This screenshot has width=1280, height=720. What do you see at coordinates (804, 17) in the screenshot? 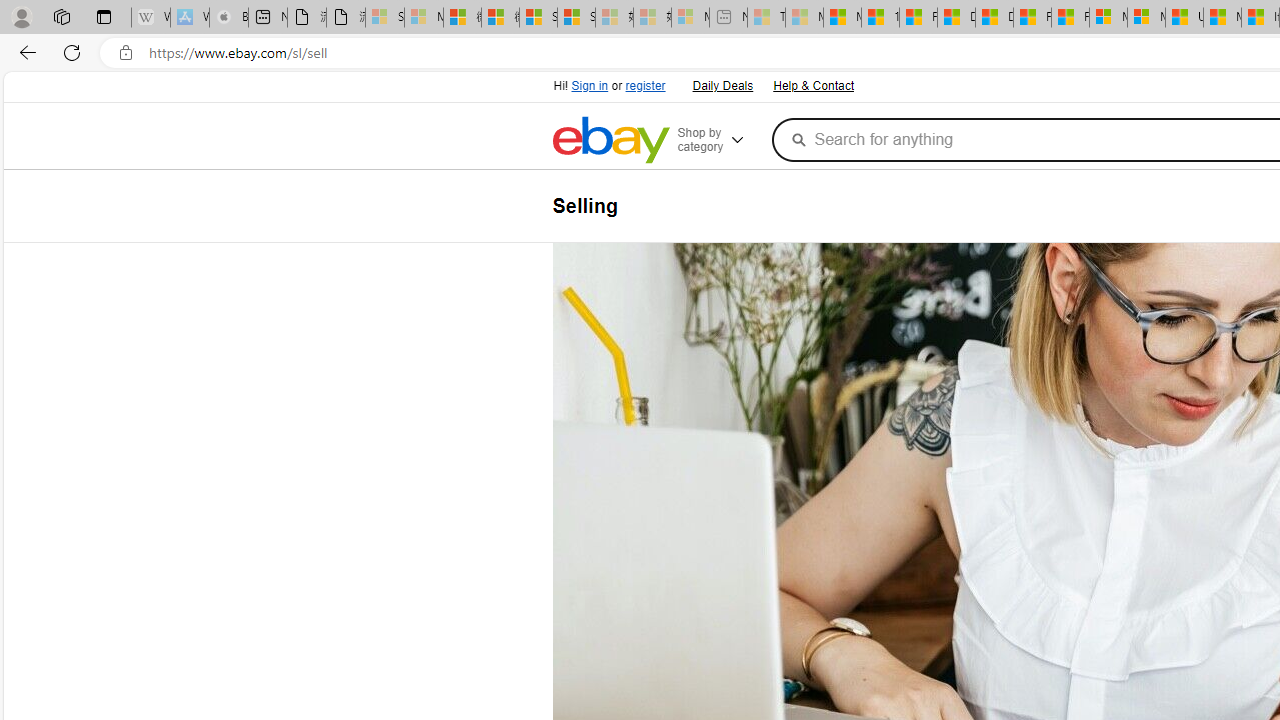
I see `'Marine life - MSN - Sleeping'` at bounding box center [804, 17].